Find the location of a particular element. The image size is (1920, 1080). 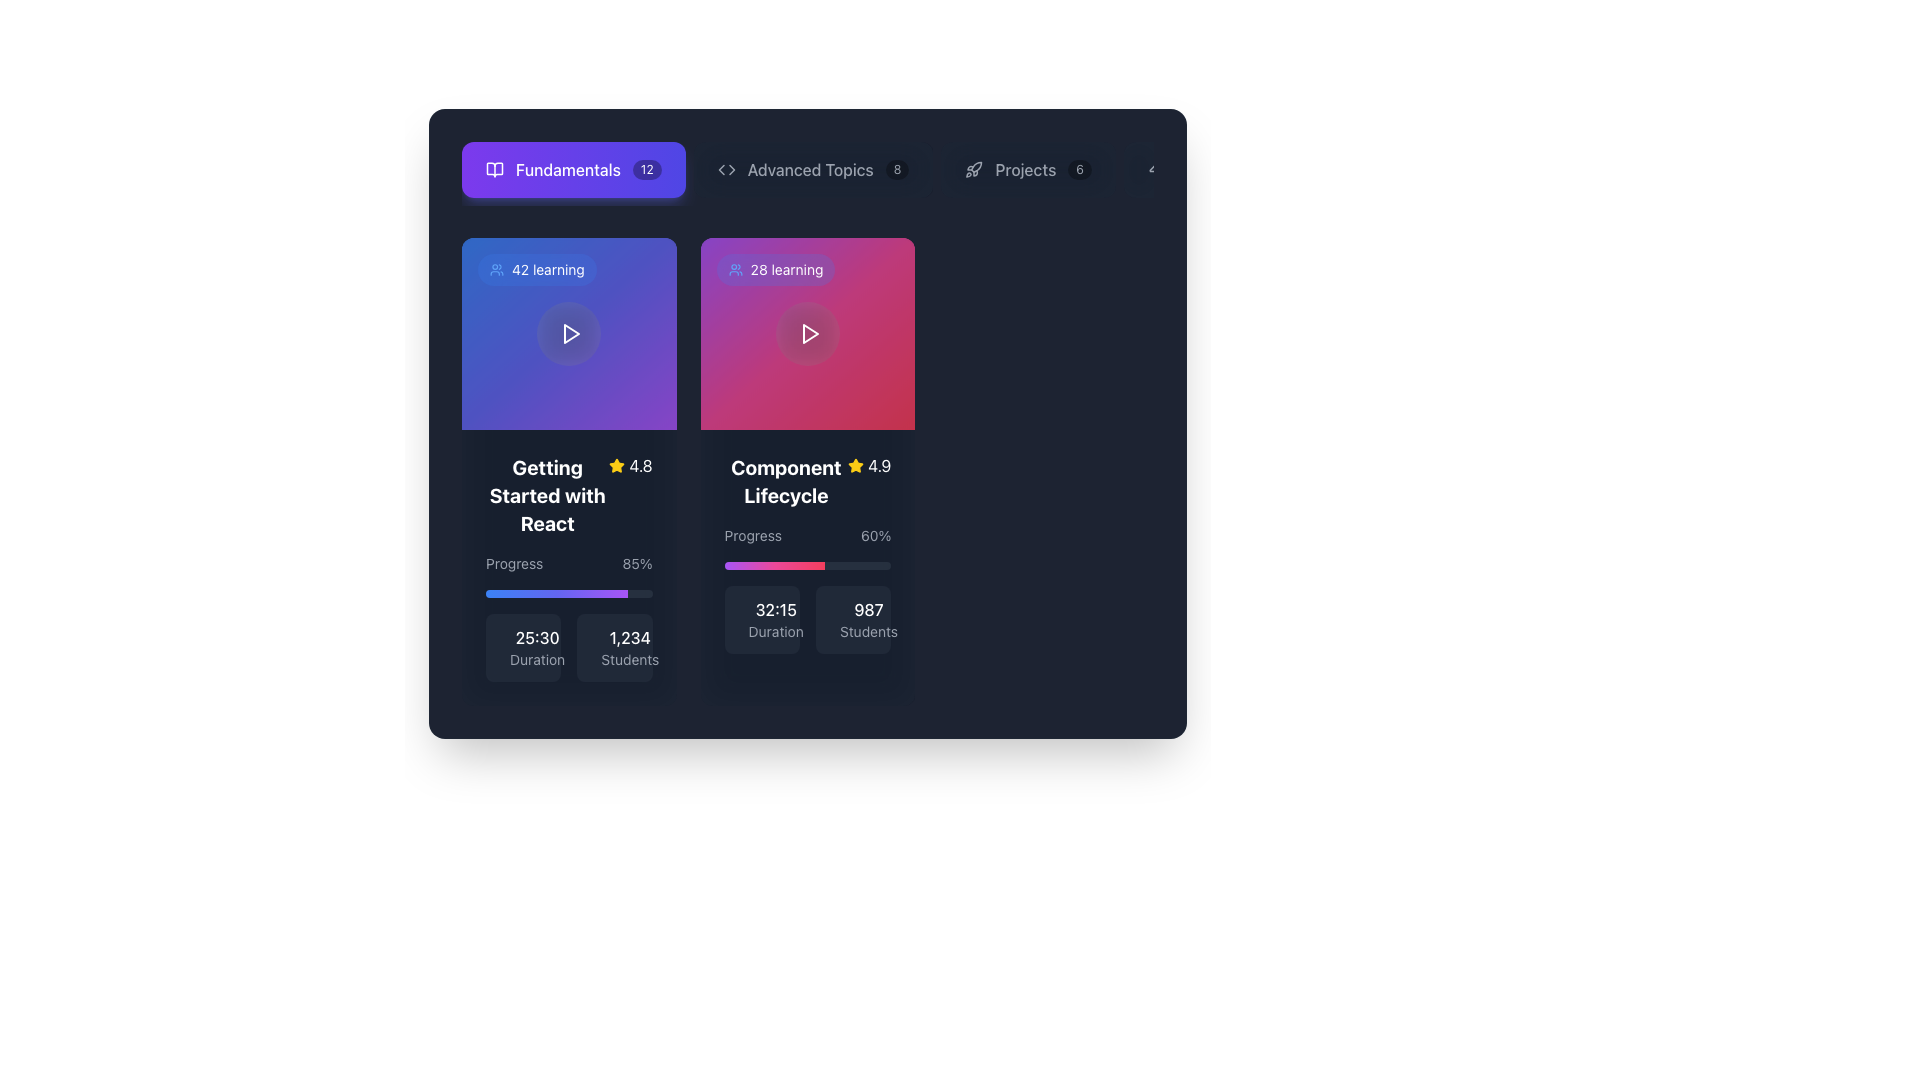

the circular button with a frosted glass effect, white border, and triangular play icon located in the left card above the text 'Getting Started with React' to play content is located at coordinates (568, 333).